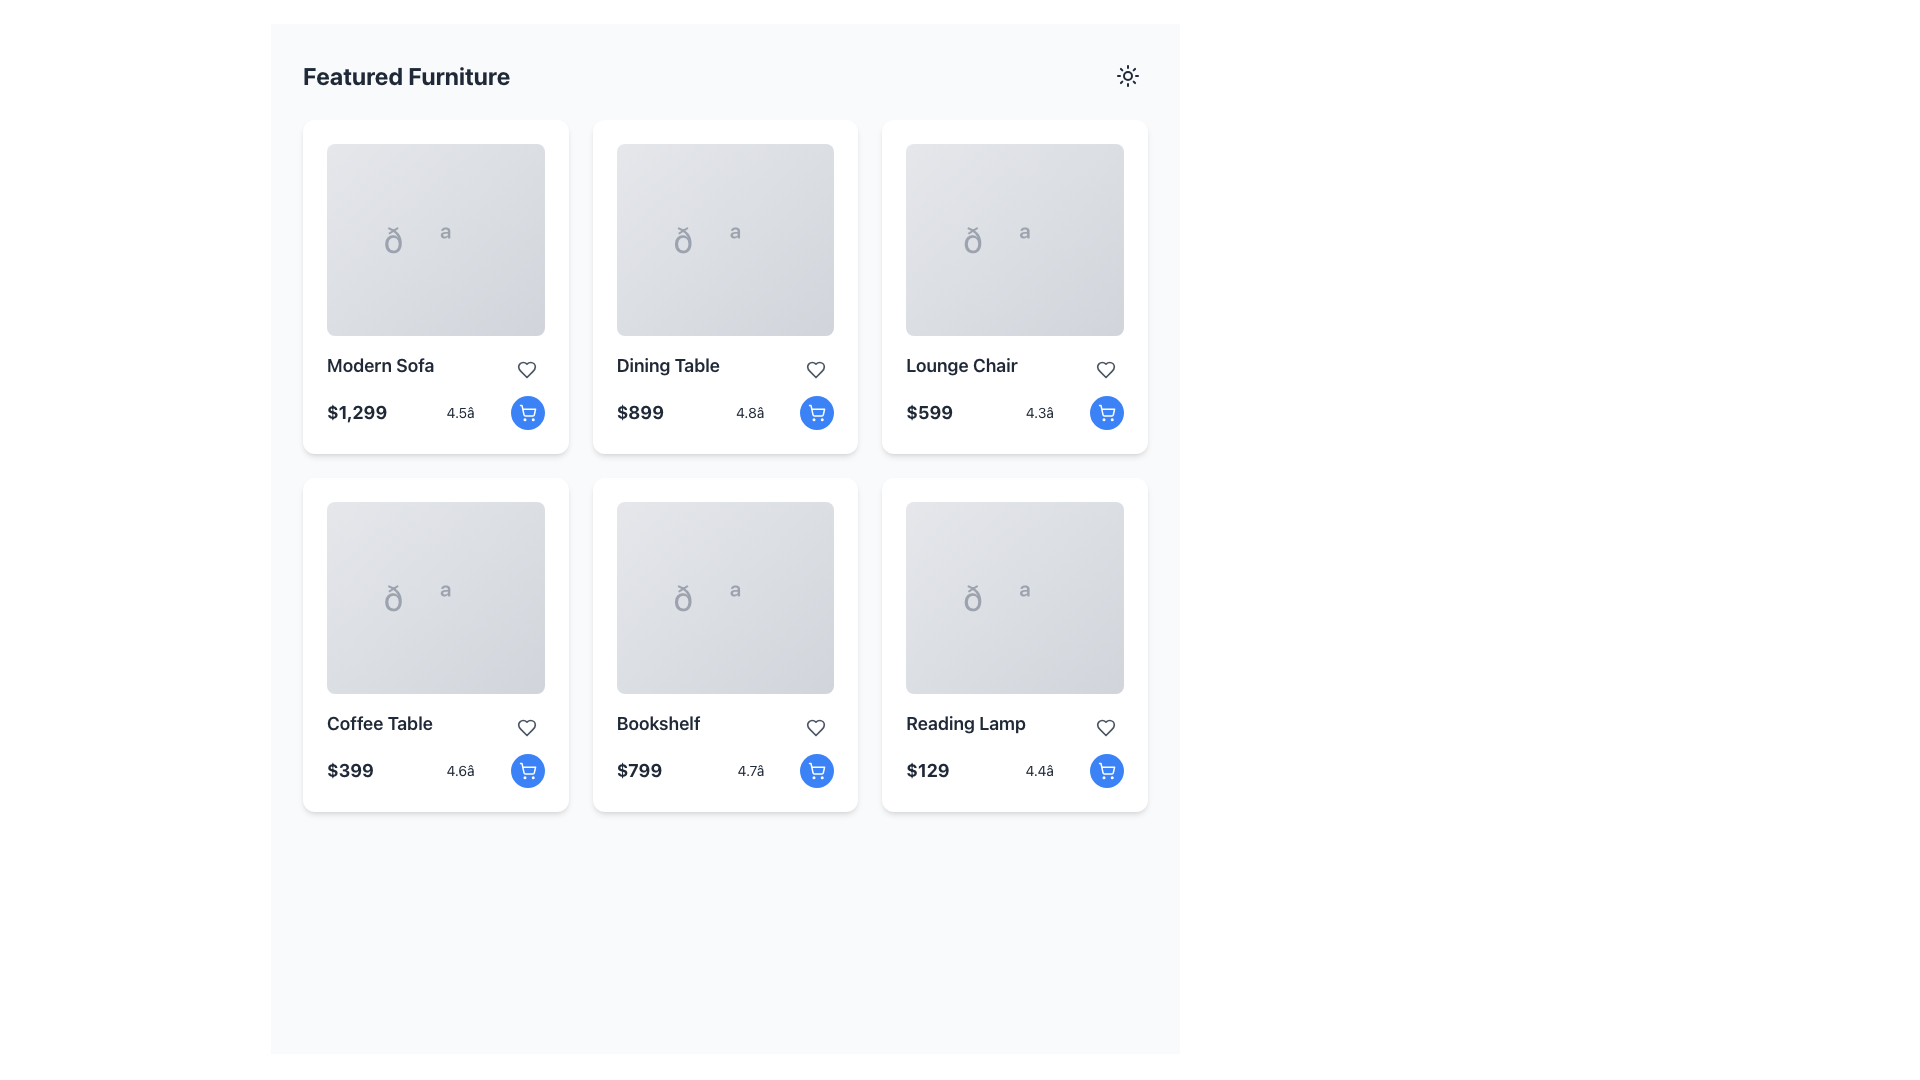 The width and height of the screenshot is (1920, 1080). I want to click on the image placeholder for the 'Modern Sofa' product located in the upper-left section of the grid layout under 'Featured Furniture', so click(434, 238).